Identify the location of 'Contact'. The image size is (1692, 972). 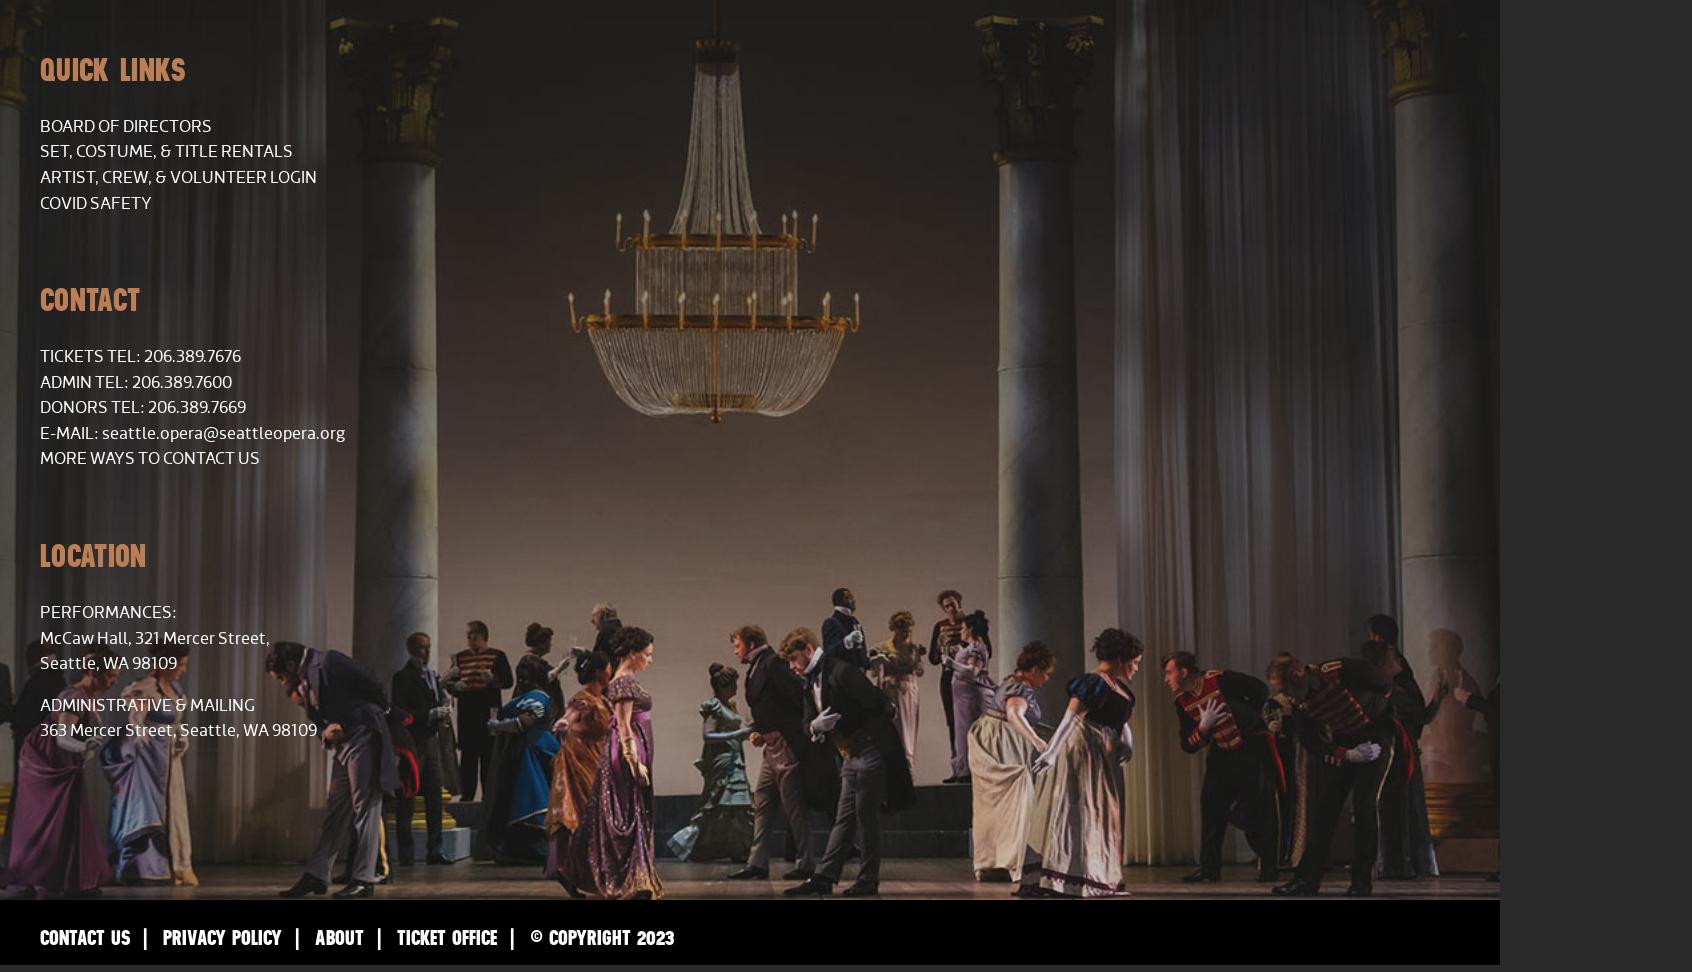
(90, 299).